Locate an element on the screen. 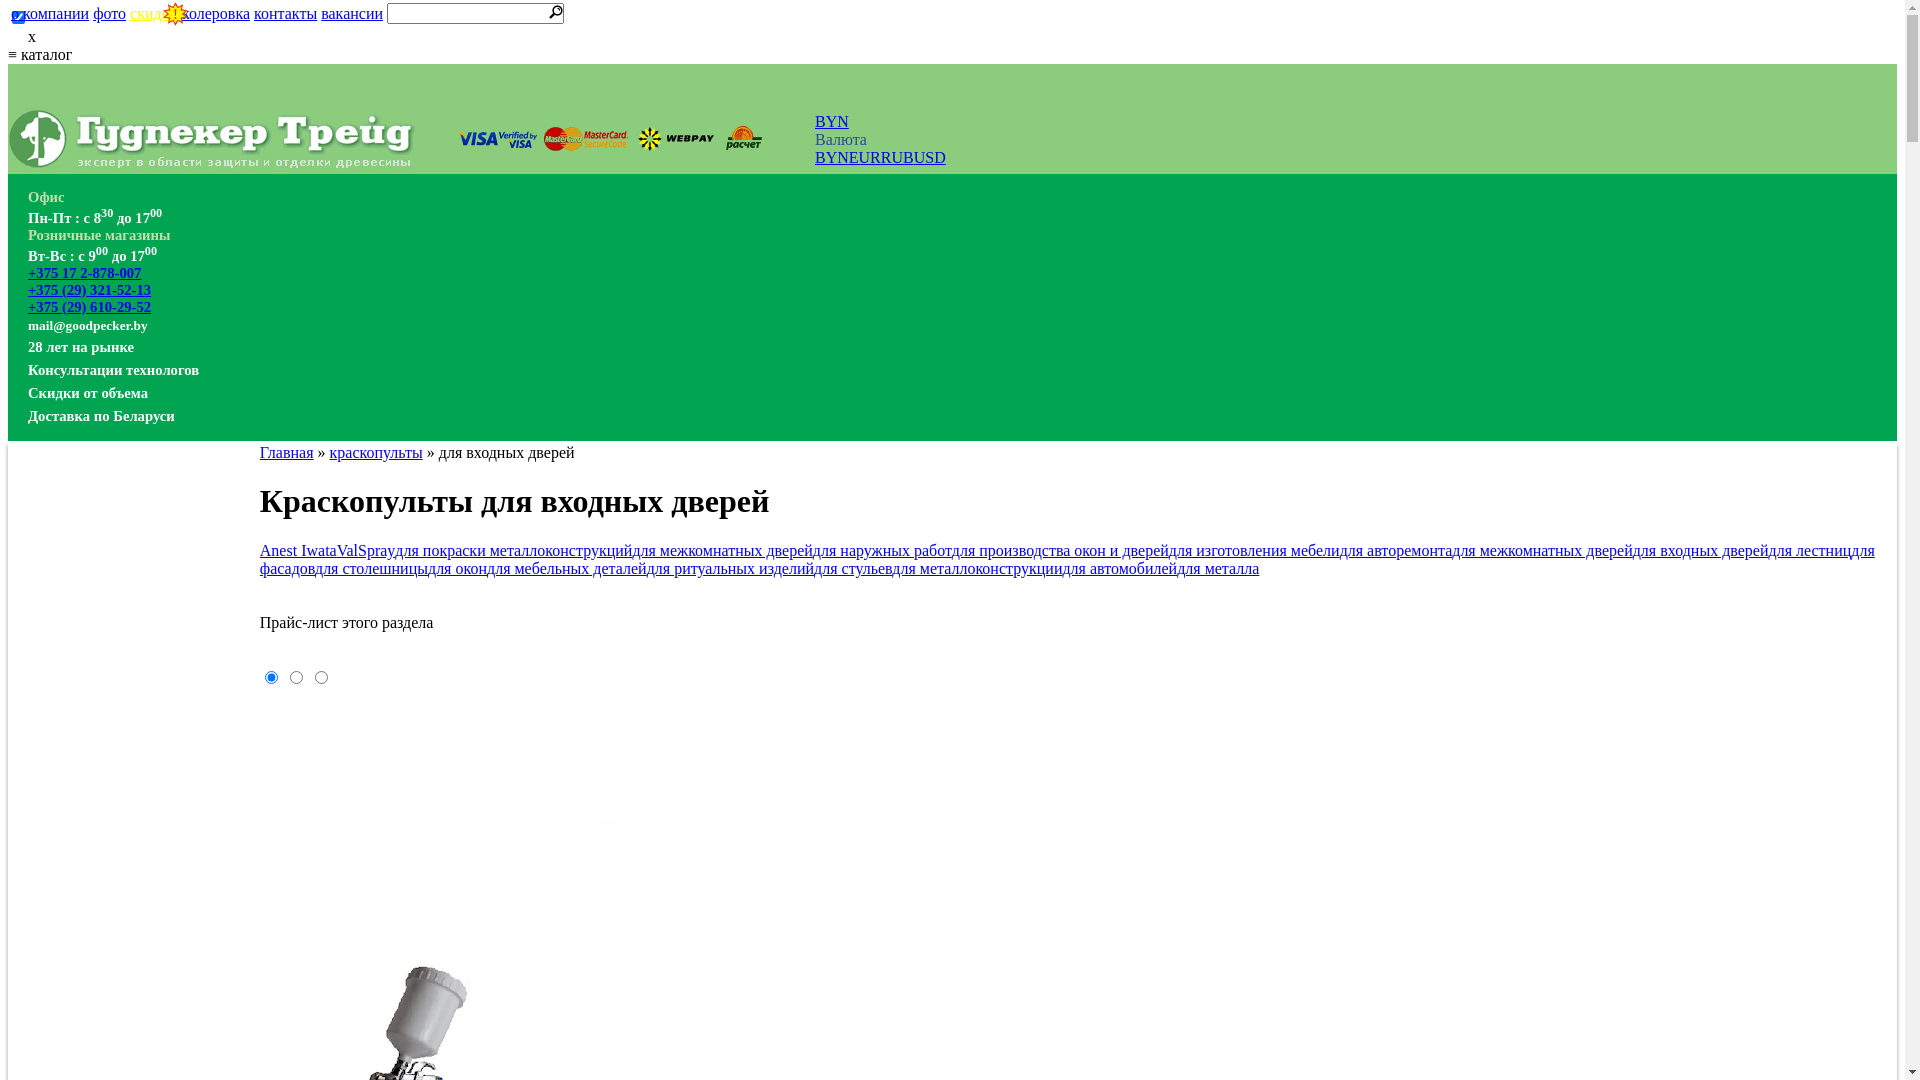  'BYN' is located at coordinates (815, 121).